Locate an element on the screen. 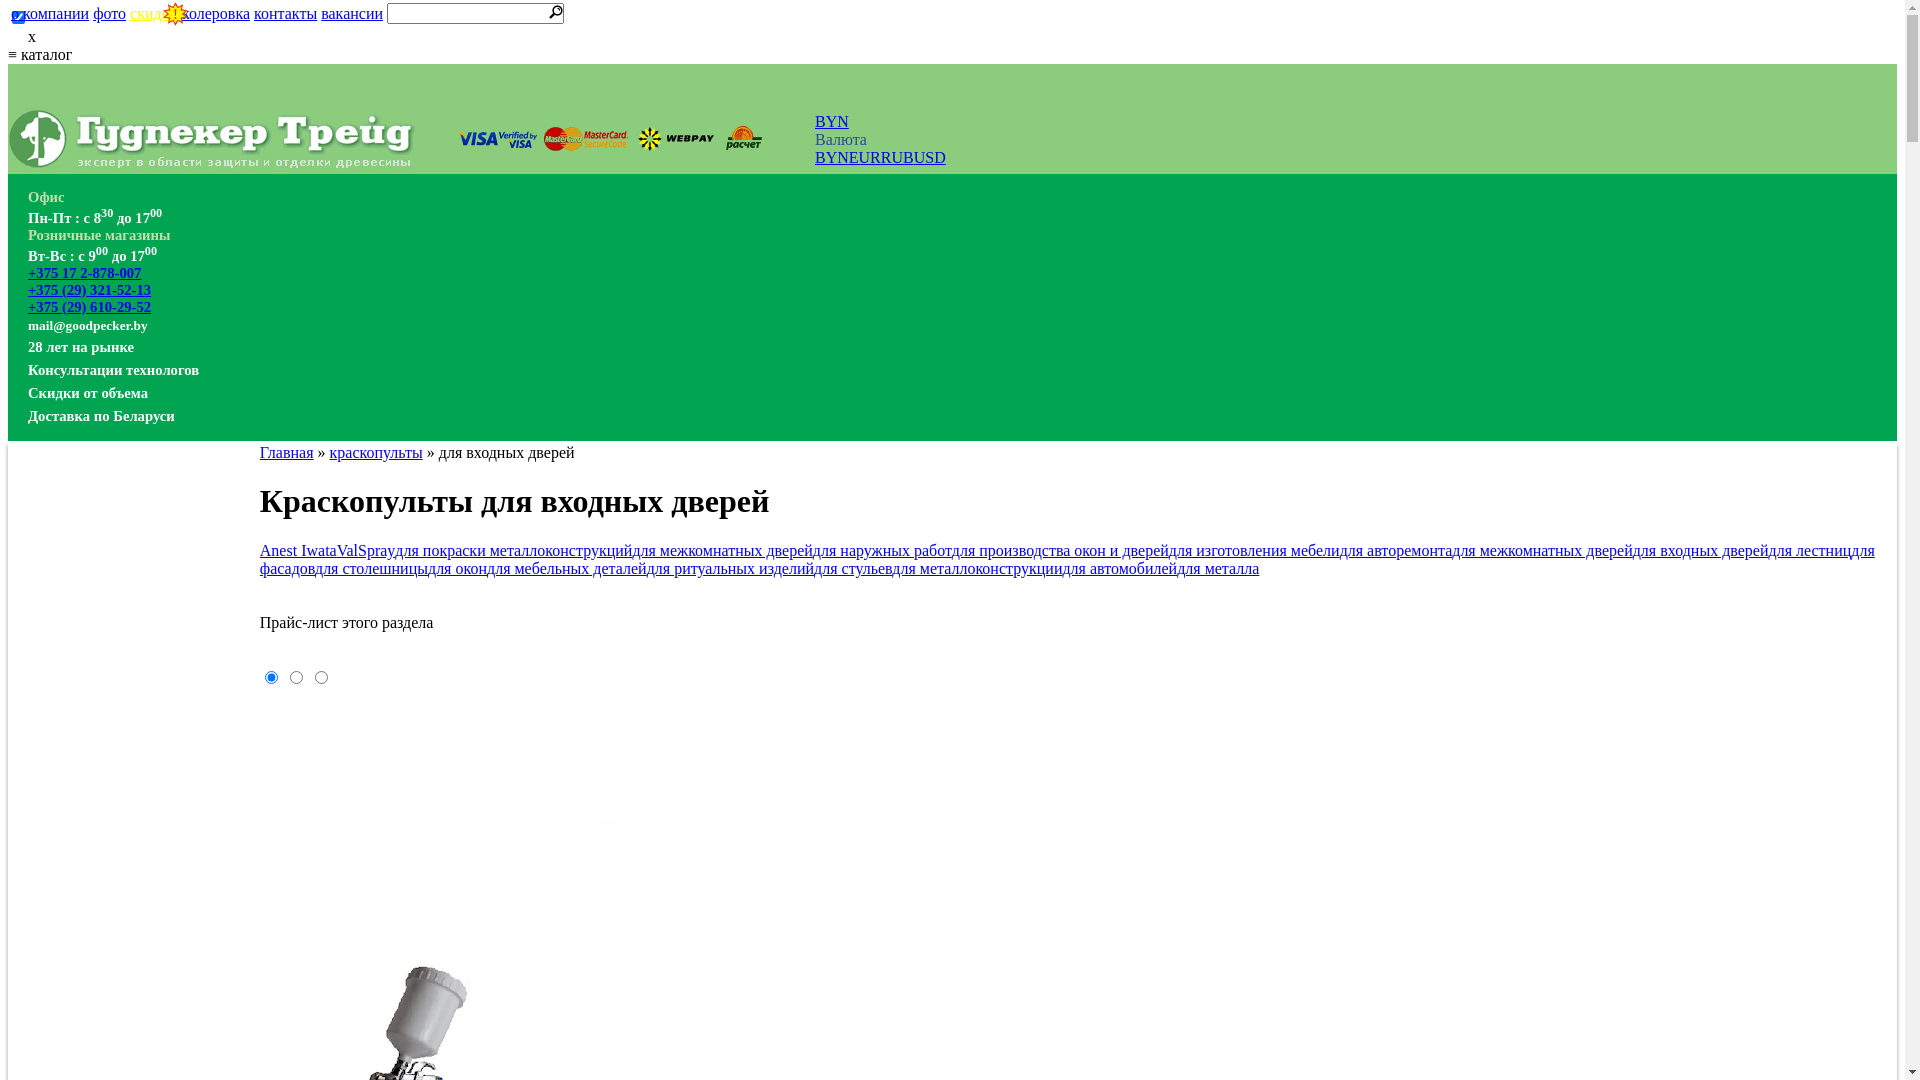  'BYN' is located at coordinates (815, 121).